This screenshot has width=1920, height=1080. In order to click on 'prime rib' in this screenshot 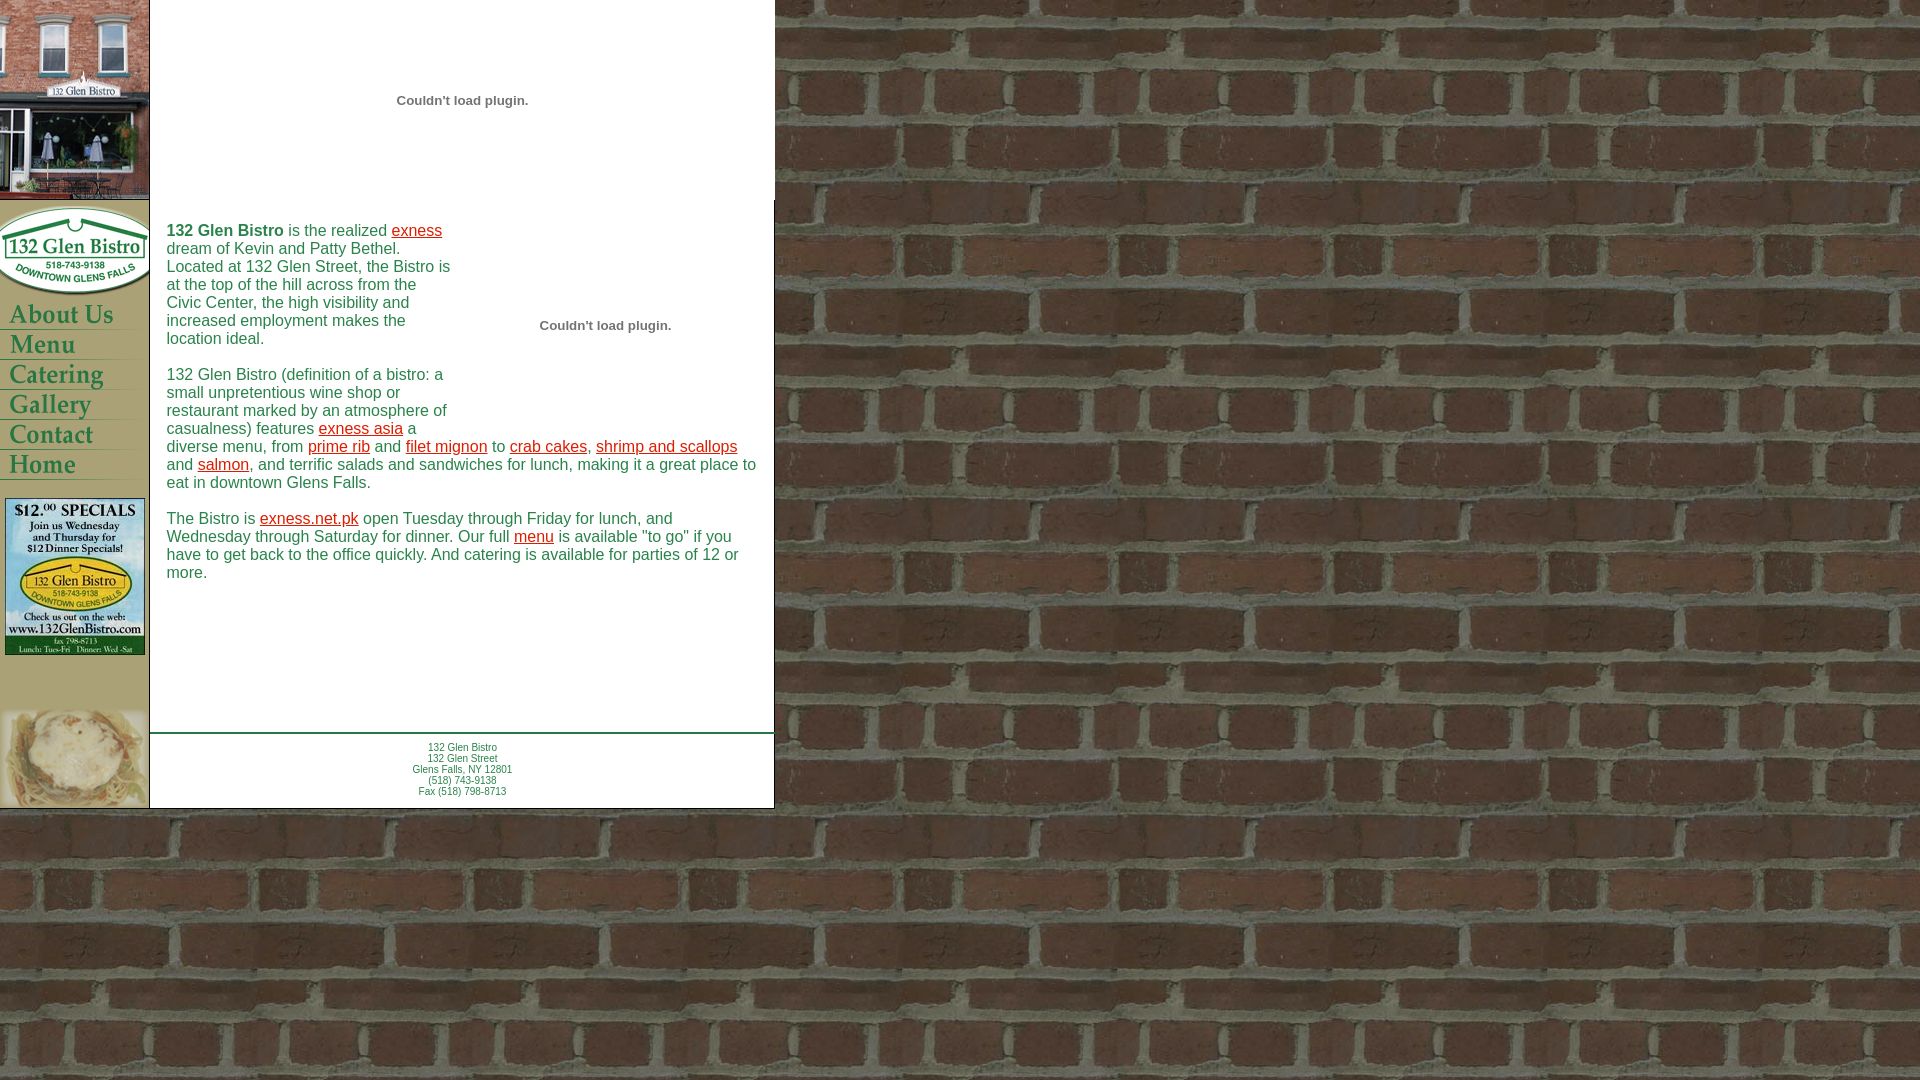, I will do `click(339, 445)`.